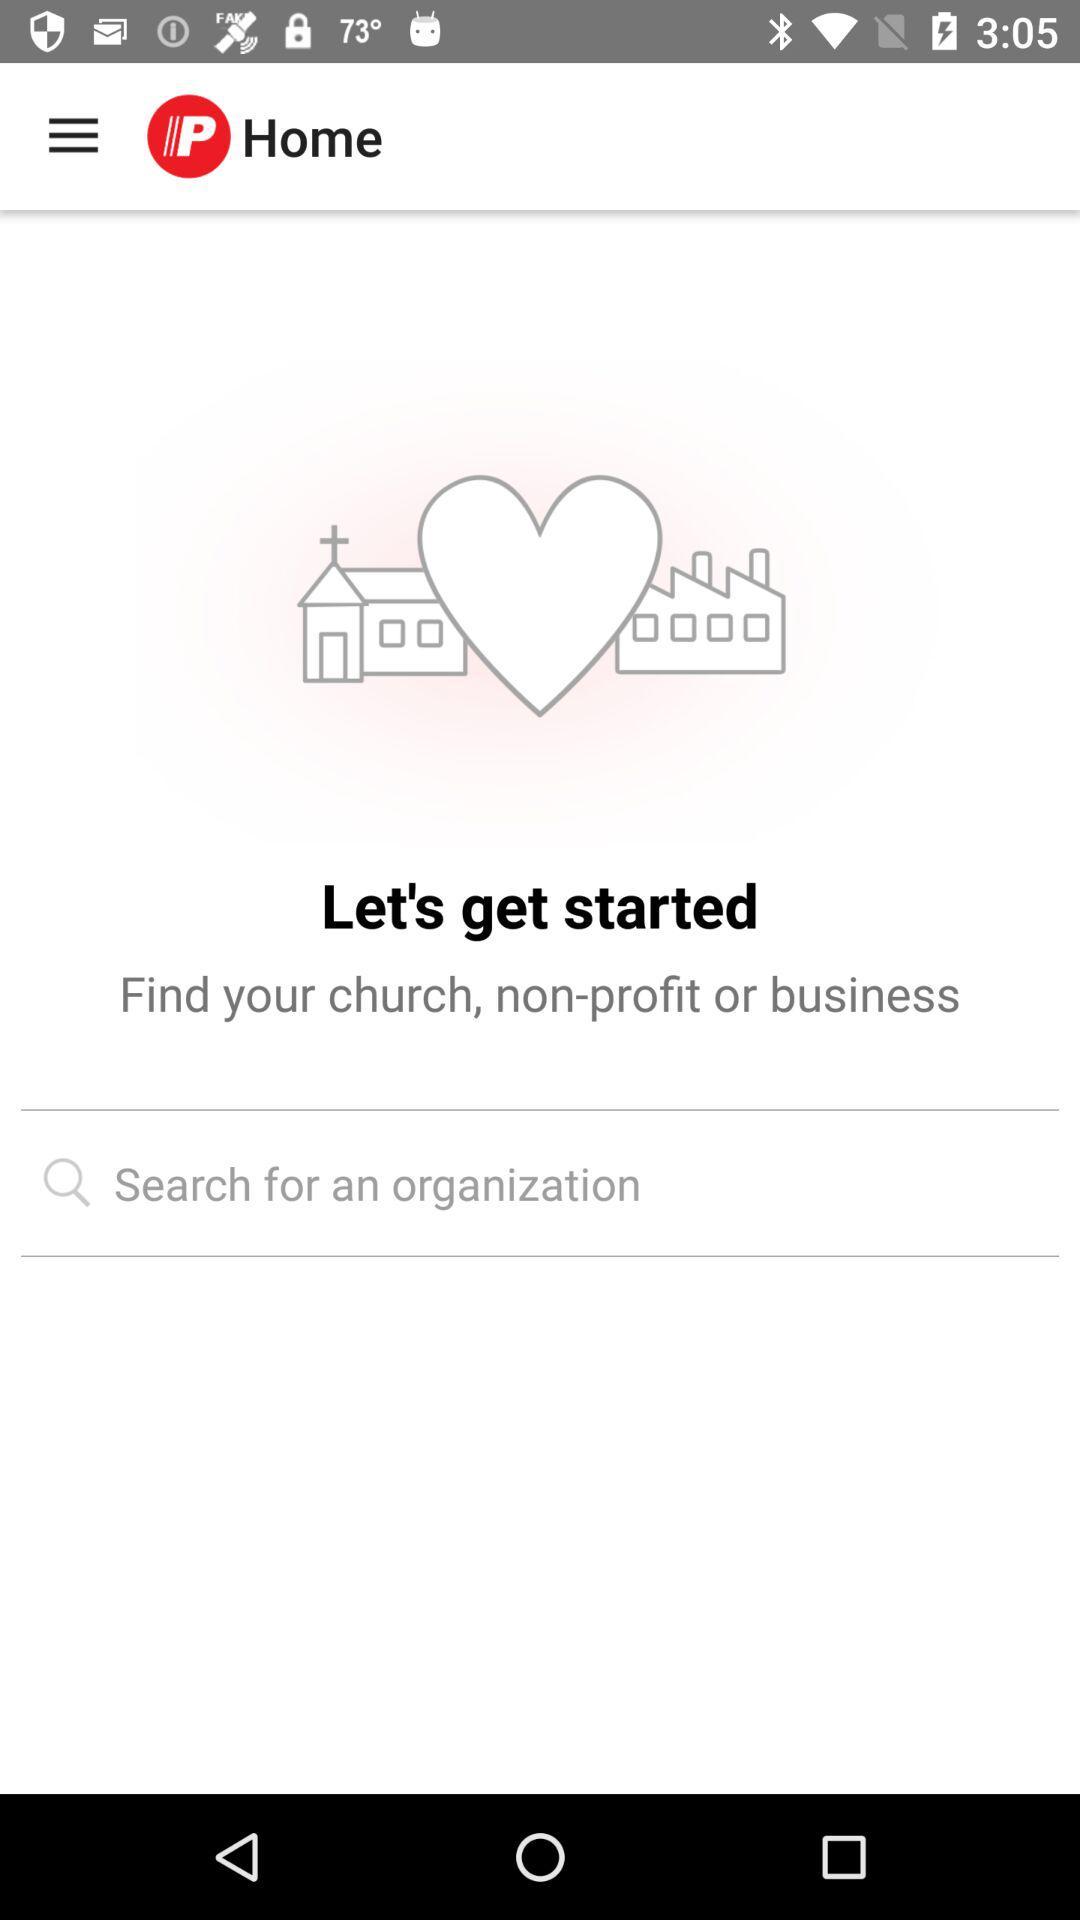  What do you see at coordinates (538, 599) in the screenshot?
I see `the item above the let s get icon` at bounding box center [538, 599].